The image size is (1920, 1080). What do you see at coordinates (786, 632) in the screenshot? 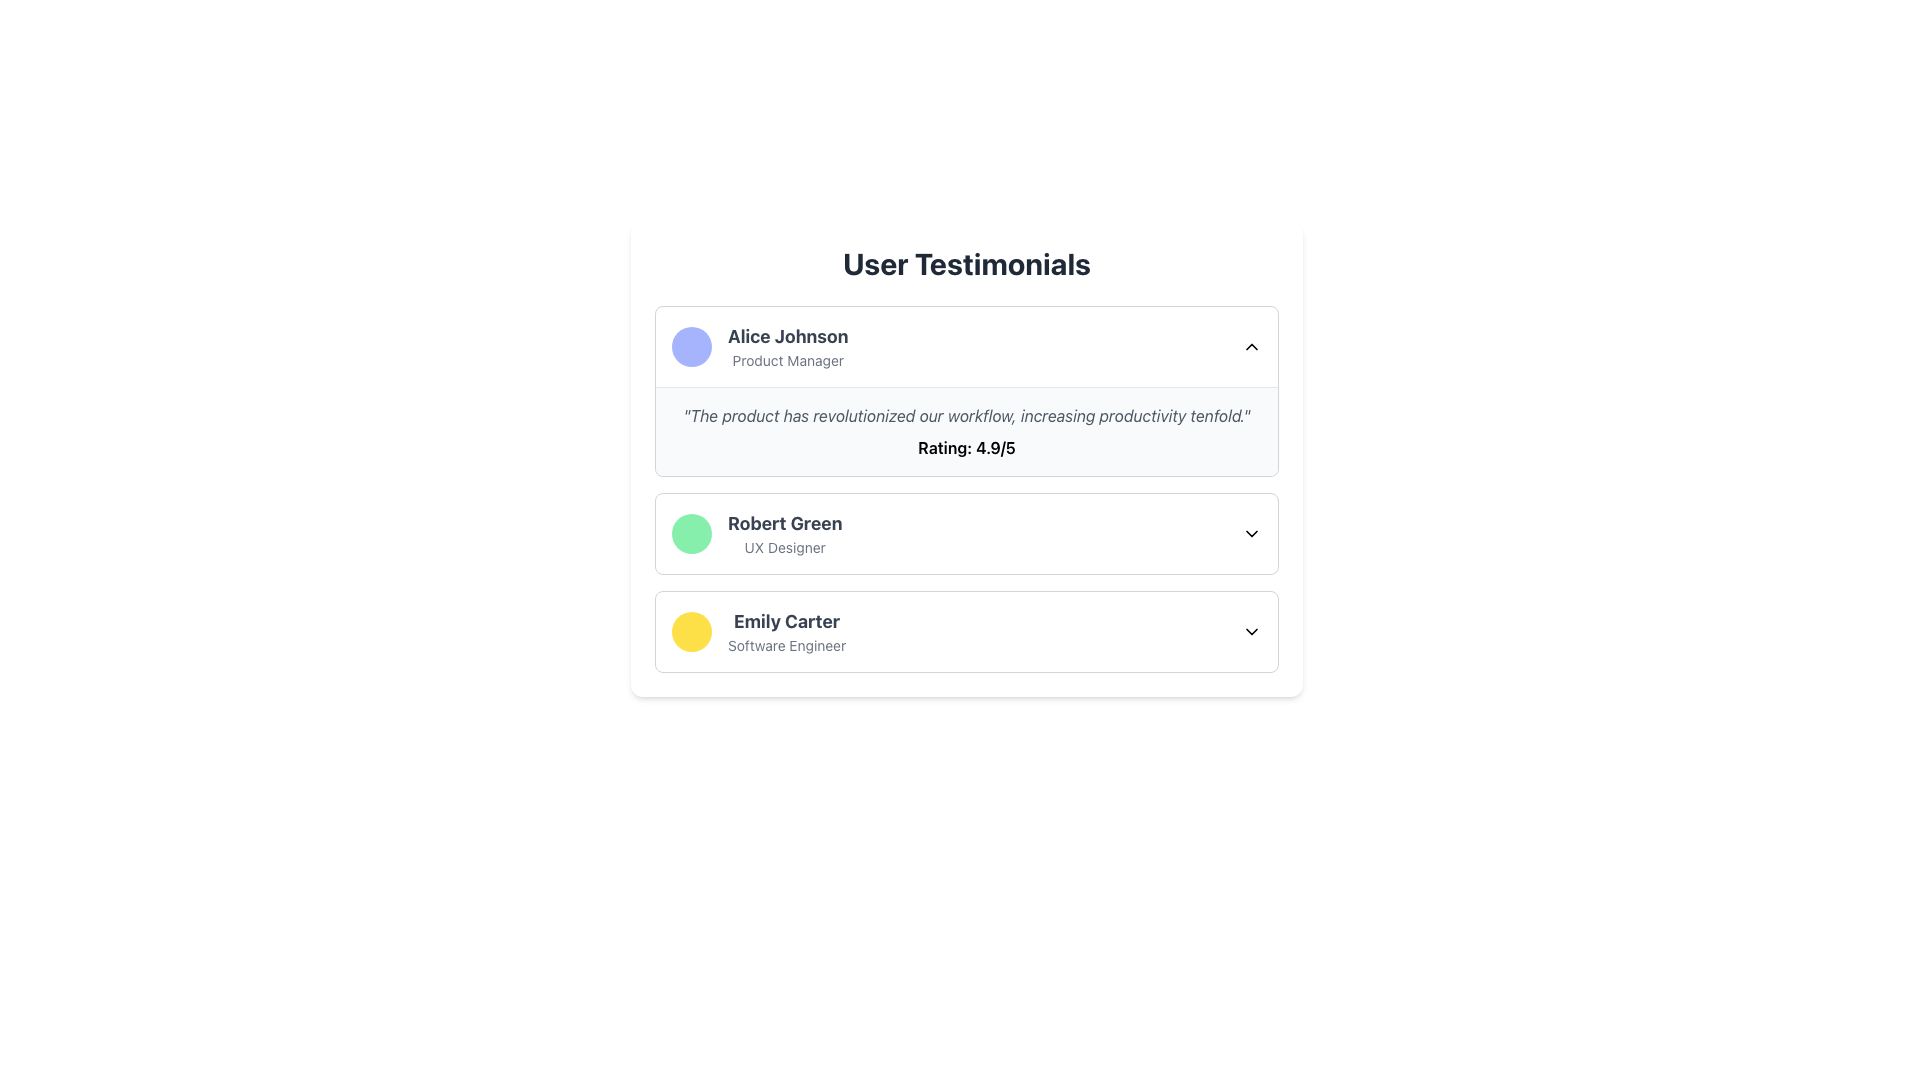
I see `the Text Block element that contains the name 'Emily Carter' and the title 'Software Engineer', located within the 'User Testimonials' section, specifically under the third item in the list, positioned to the right of a yellow circular avatar` at bounding box center [786, 632].